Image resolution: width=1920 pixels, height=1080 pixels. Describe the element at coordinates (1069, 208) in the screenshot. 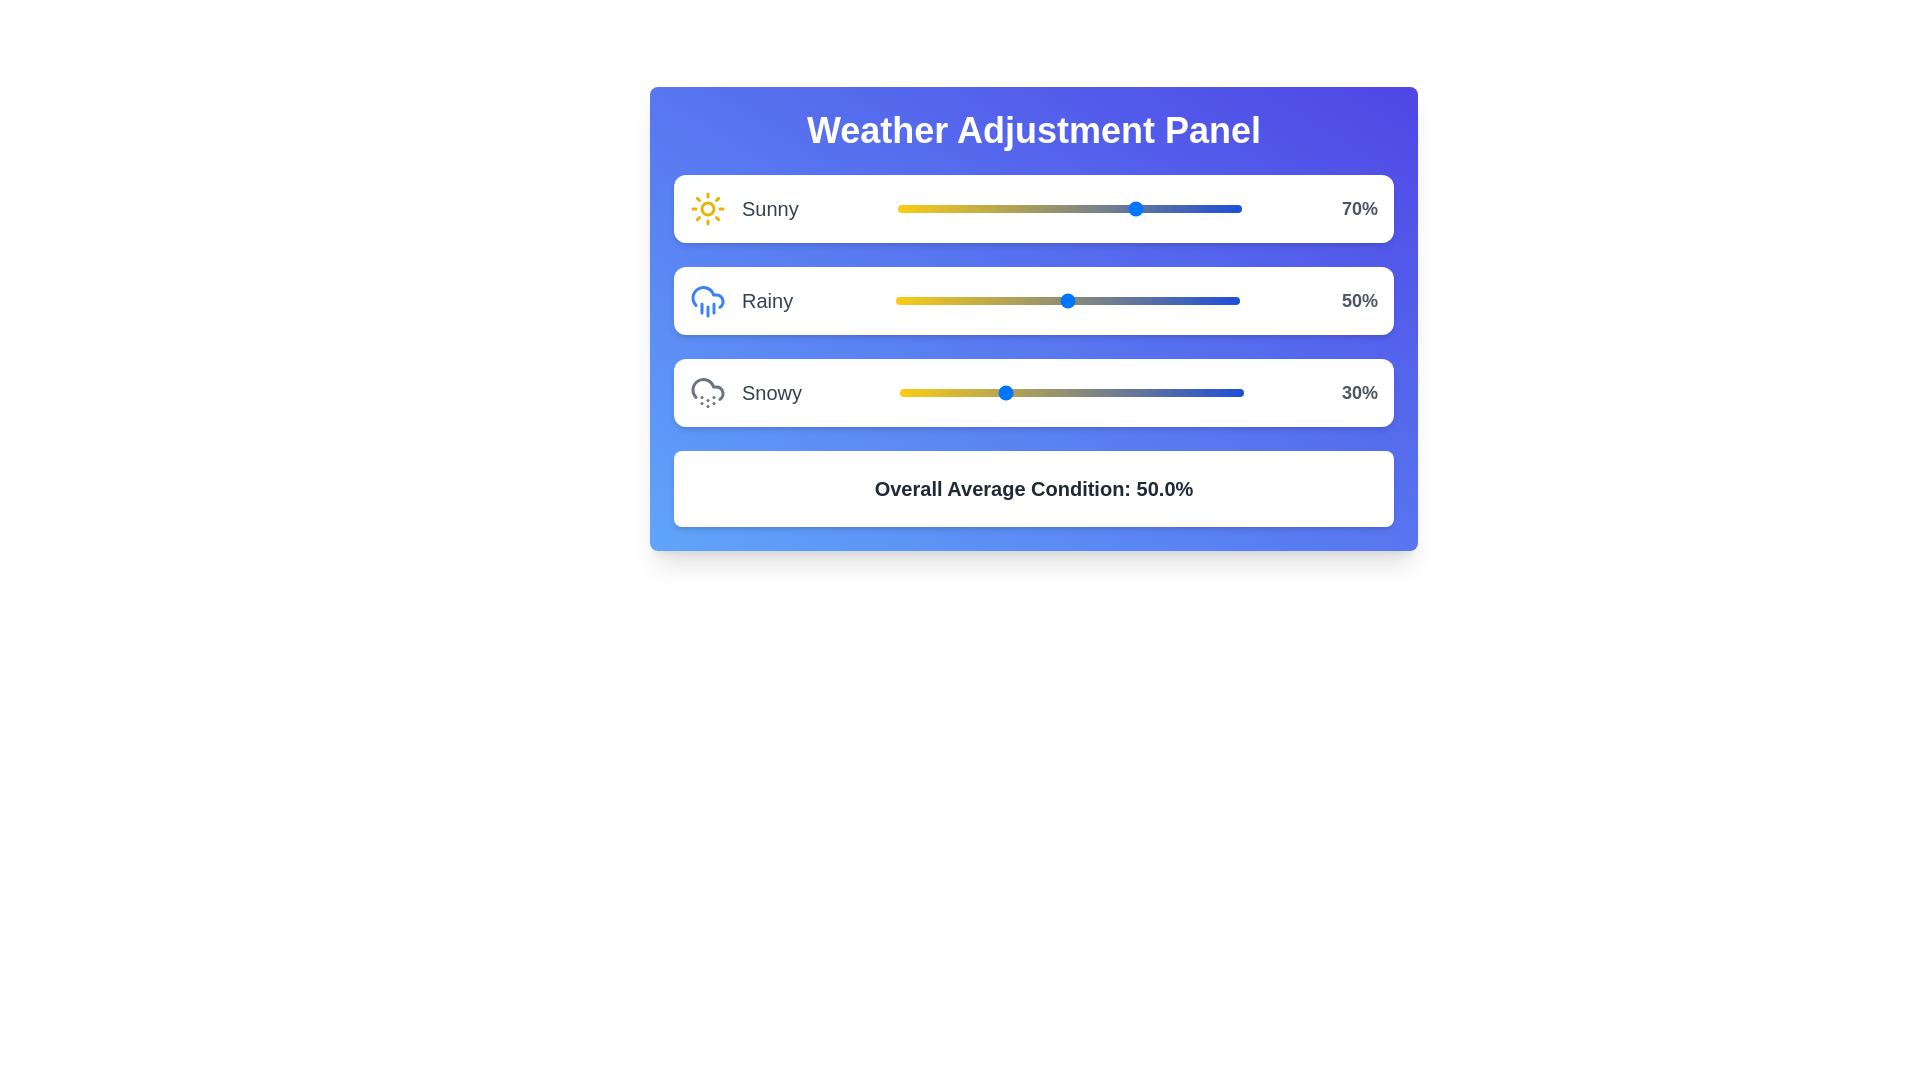

I see `the track of the horizontal range slider located in the Weather Adjustment Panel between the label 'Sunny' and the percentage value '70%' to move the handle to the clicked position` at that location.